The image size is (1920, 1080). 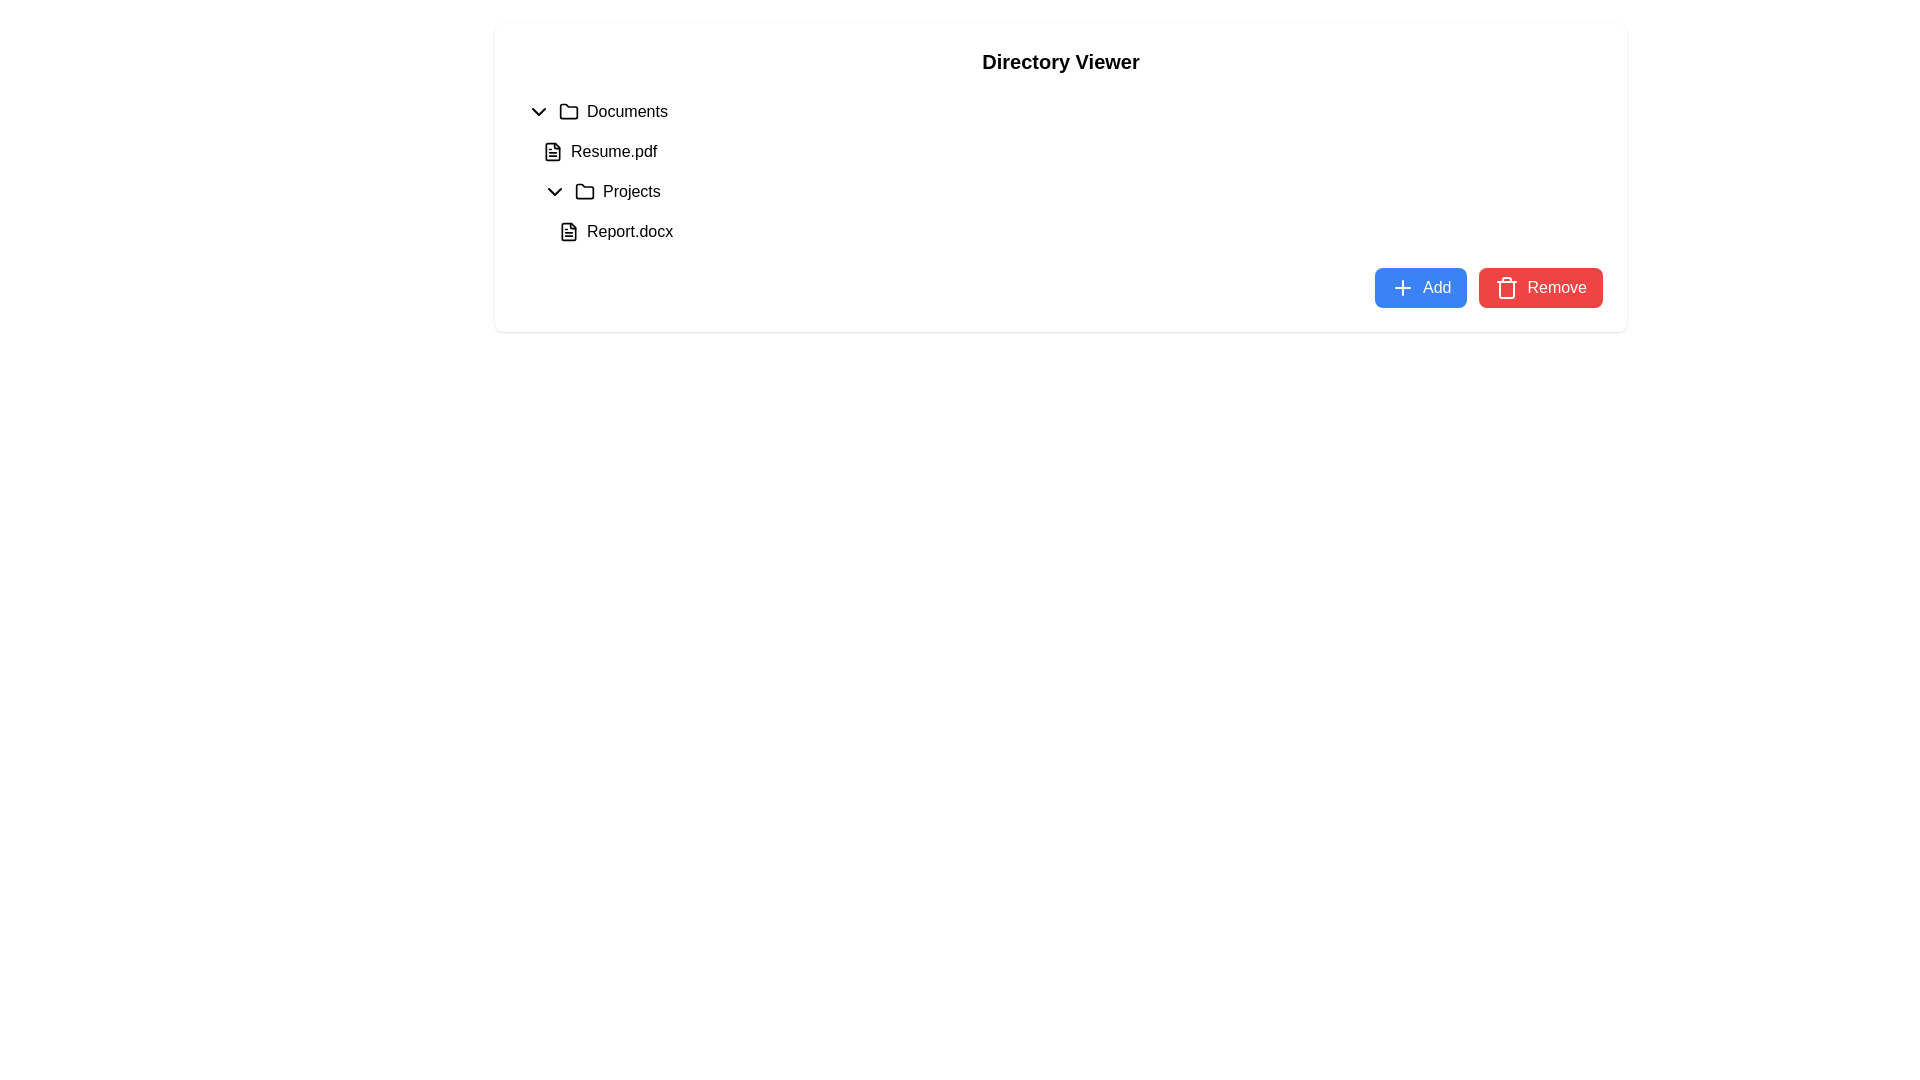 I want to click on the 'Projects' text label, which is a subitem under the expandable 'Documents' folder in a hierarchical navigation structure, so click(x=630, y=192).